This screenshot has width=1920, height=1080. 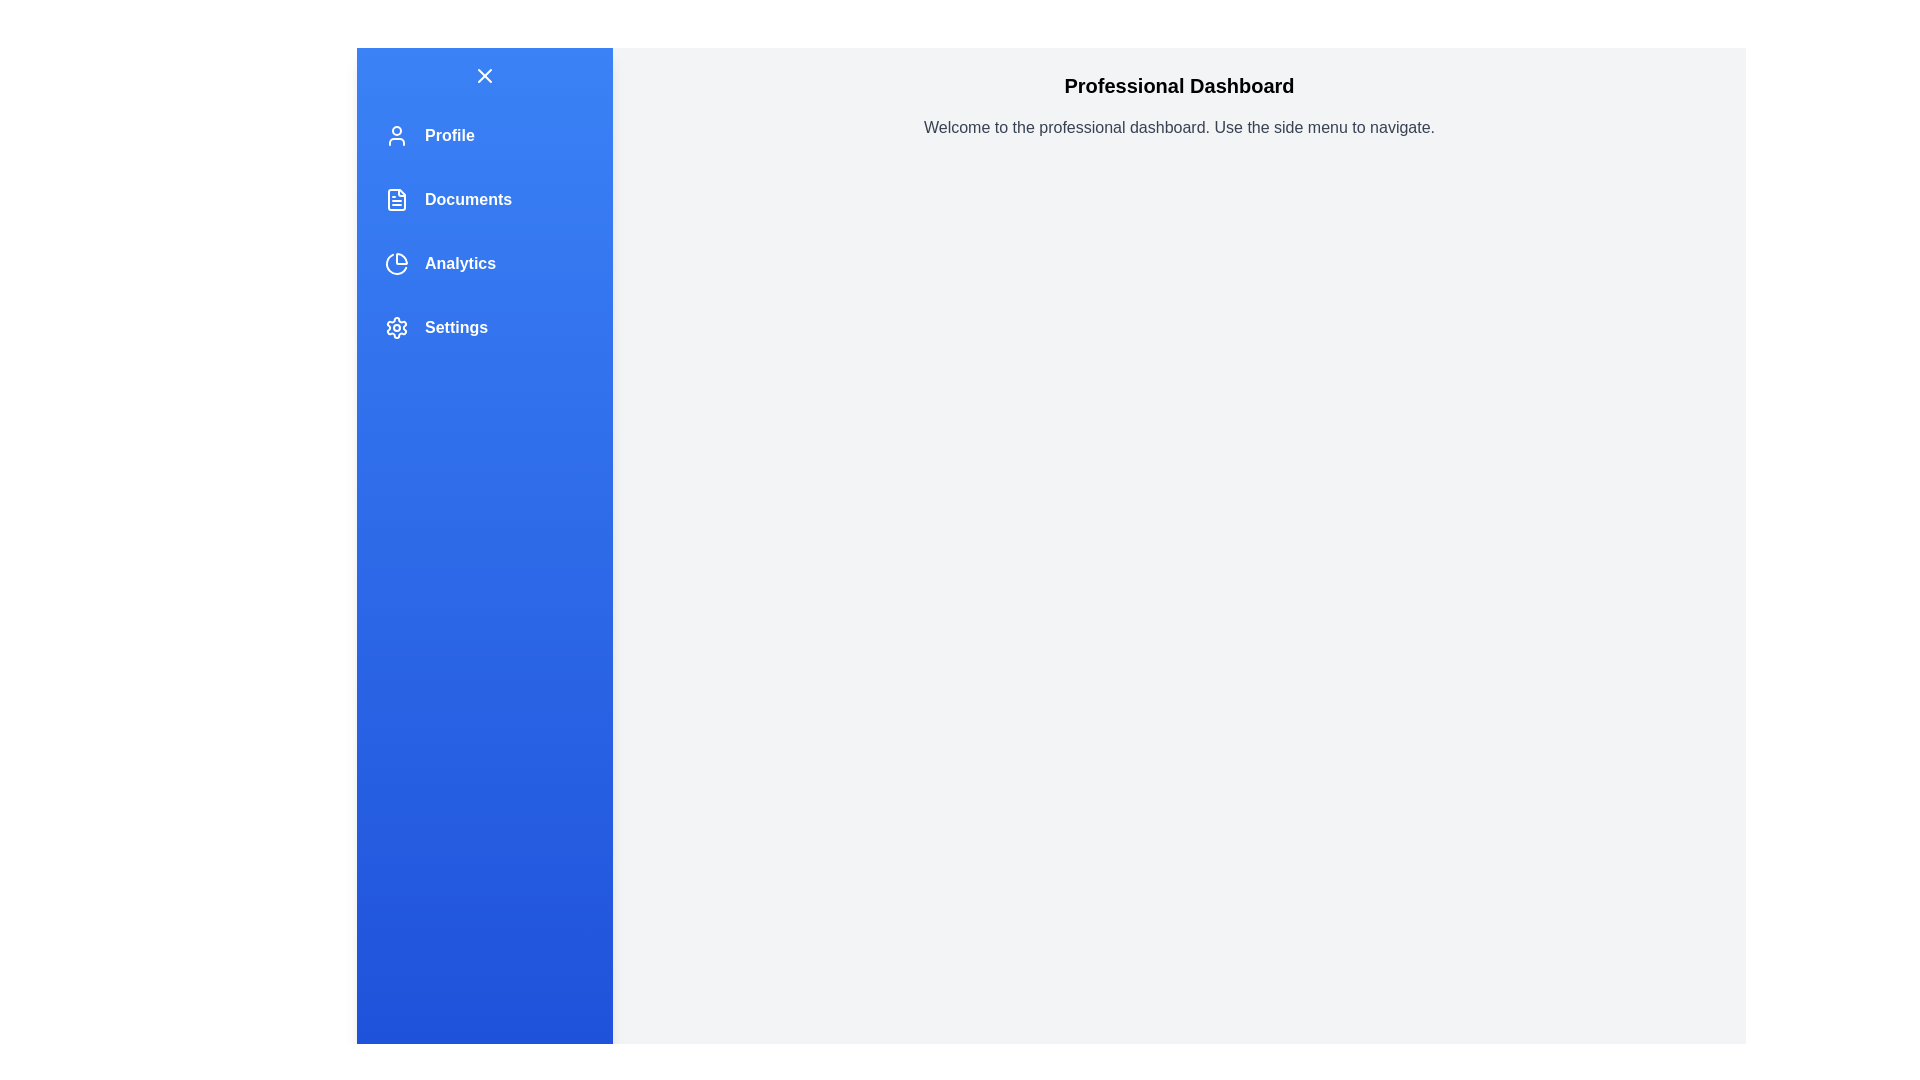 I want to click on the menu item Profile to reveal additional visuals, so click(x=484, y=135).